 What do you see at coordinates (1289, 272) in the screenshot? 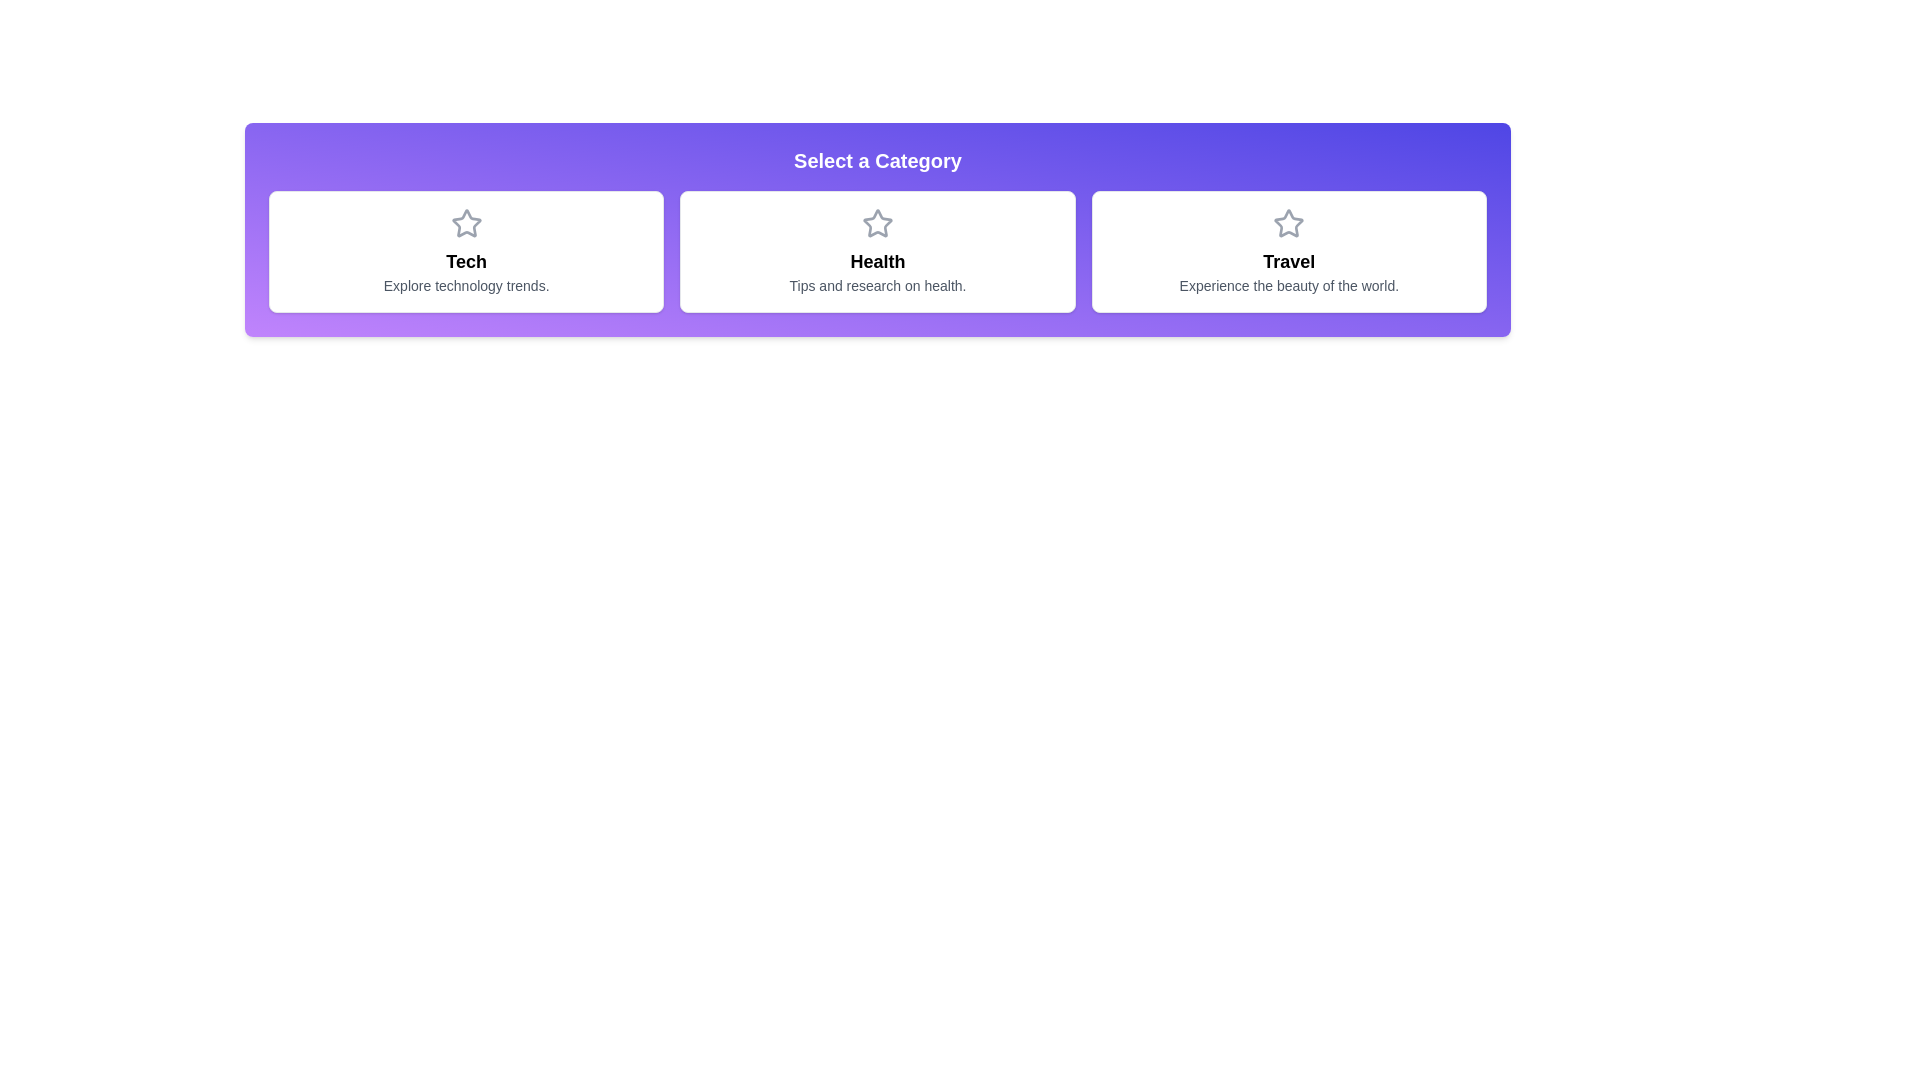
I see `displayed information from the Text display that serves as a descriptive title and summary for the 'Travel' category, which is the third item in the group of cards under 'Select a Category'` at bounding box center [1289, 272].